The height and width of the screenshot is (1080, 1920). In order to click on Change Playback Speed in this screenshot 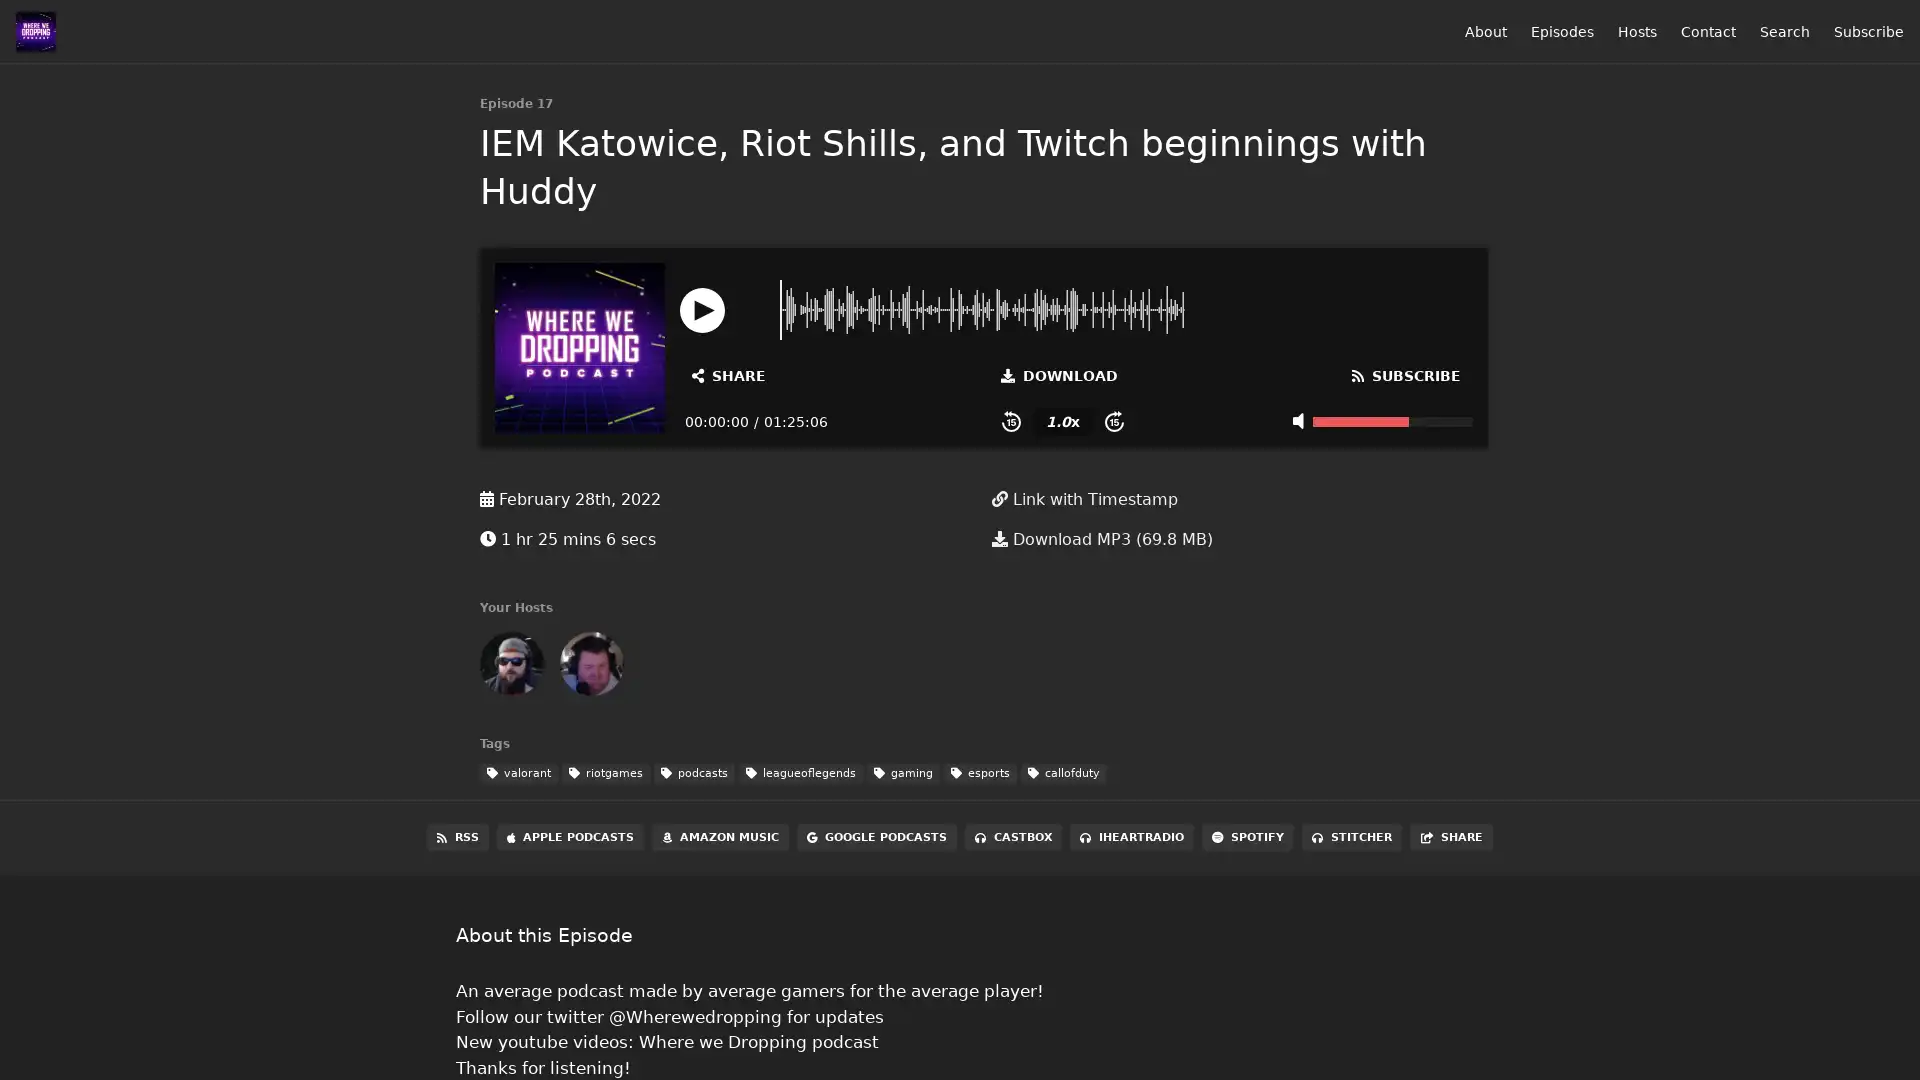, I will do `click(1061, 419)`.